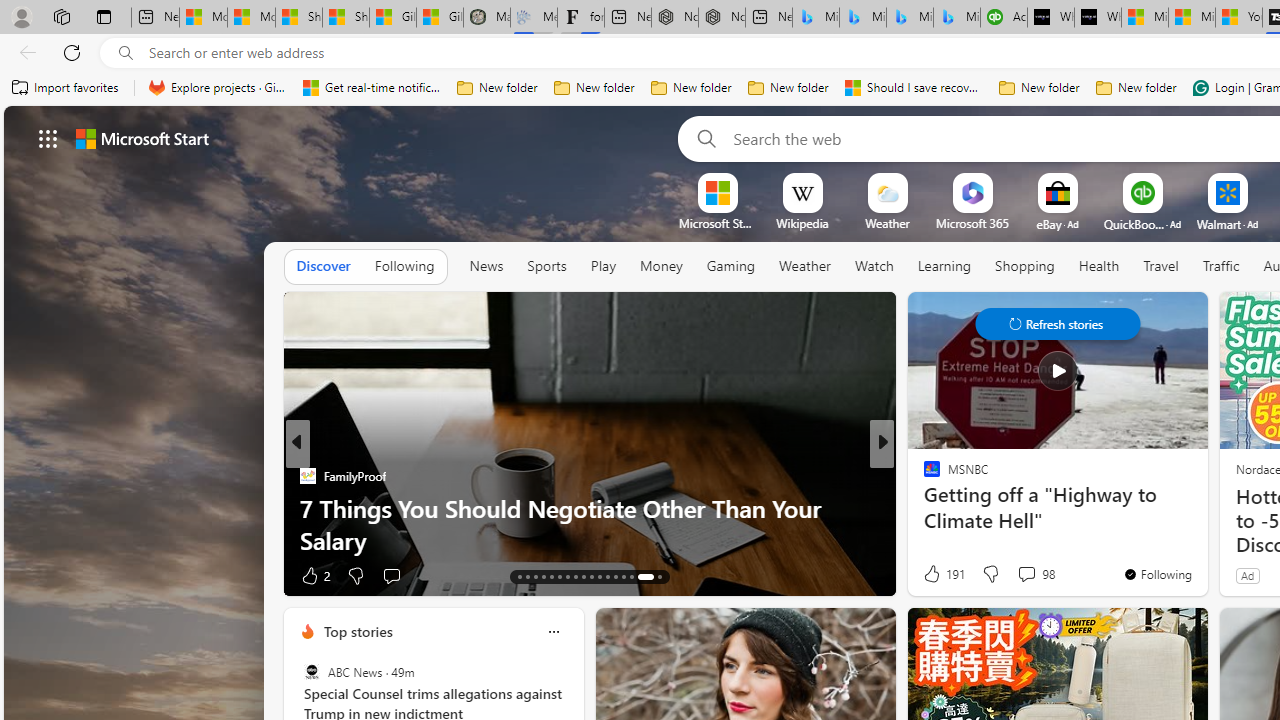 This screenshot has width=1280, height=720. I want to click on 'Manatee Mortality Statistics | FWC', so click(486, 17).